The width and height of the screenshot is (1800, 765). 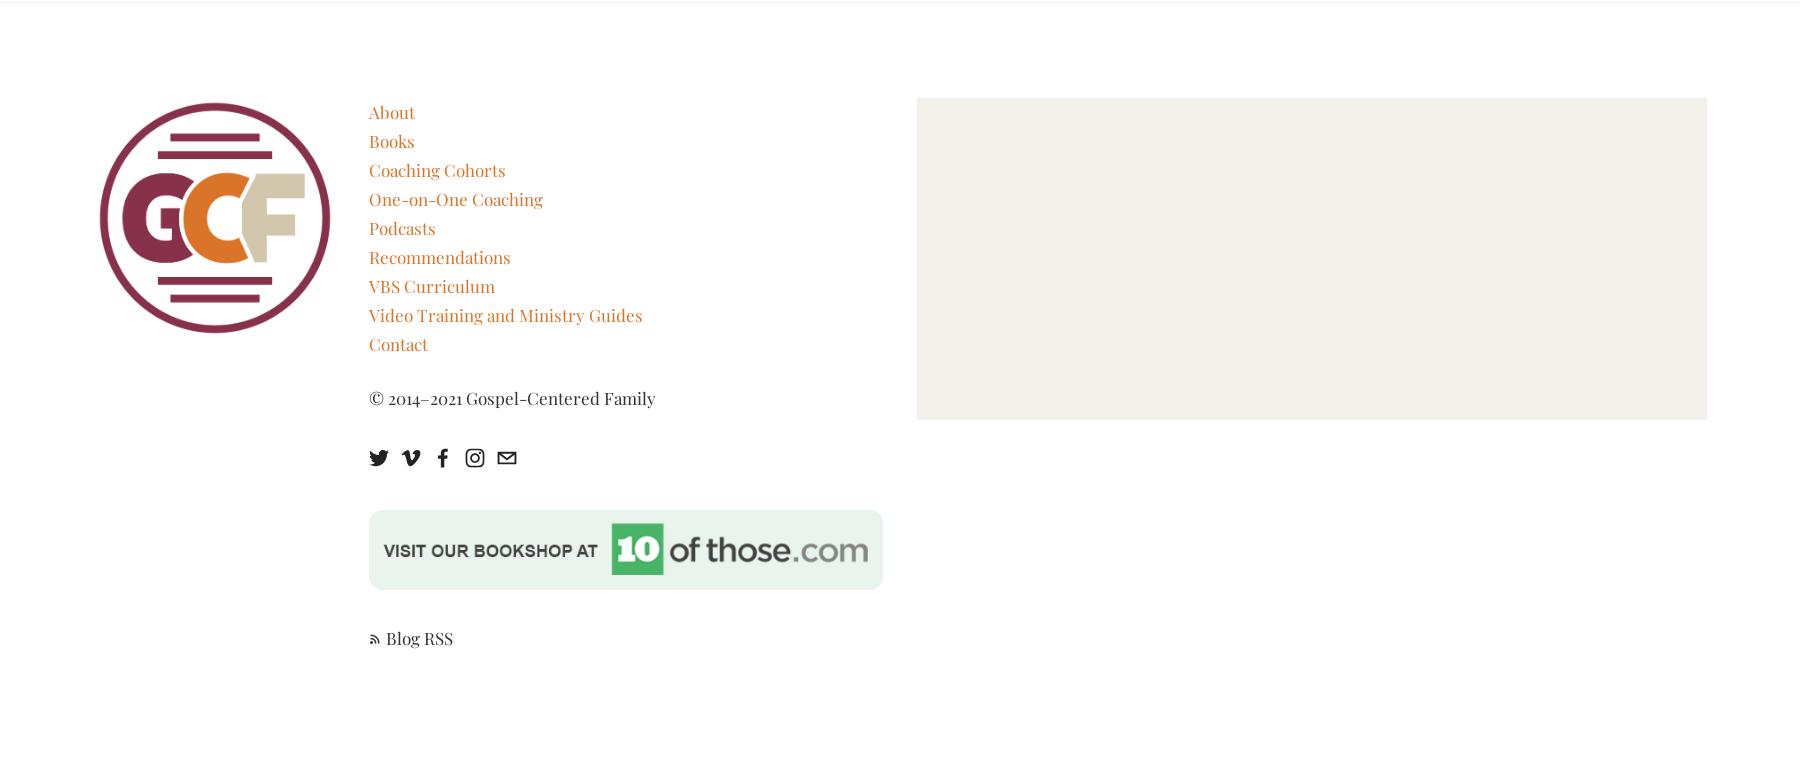 What do you see at coordinates (401, 226) in the screenshot?
I see `'Podcasts'` at bounding box center [401, 226].